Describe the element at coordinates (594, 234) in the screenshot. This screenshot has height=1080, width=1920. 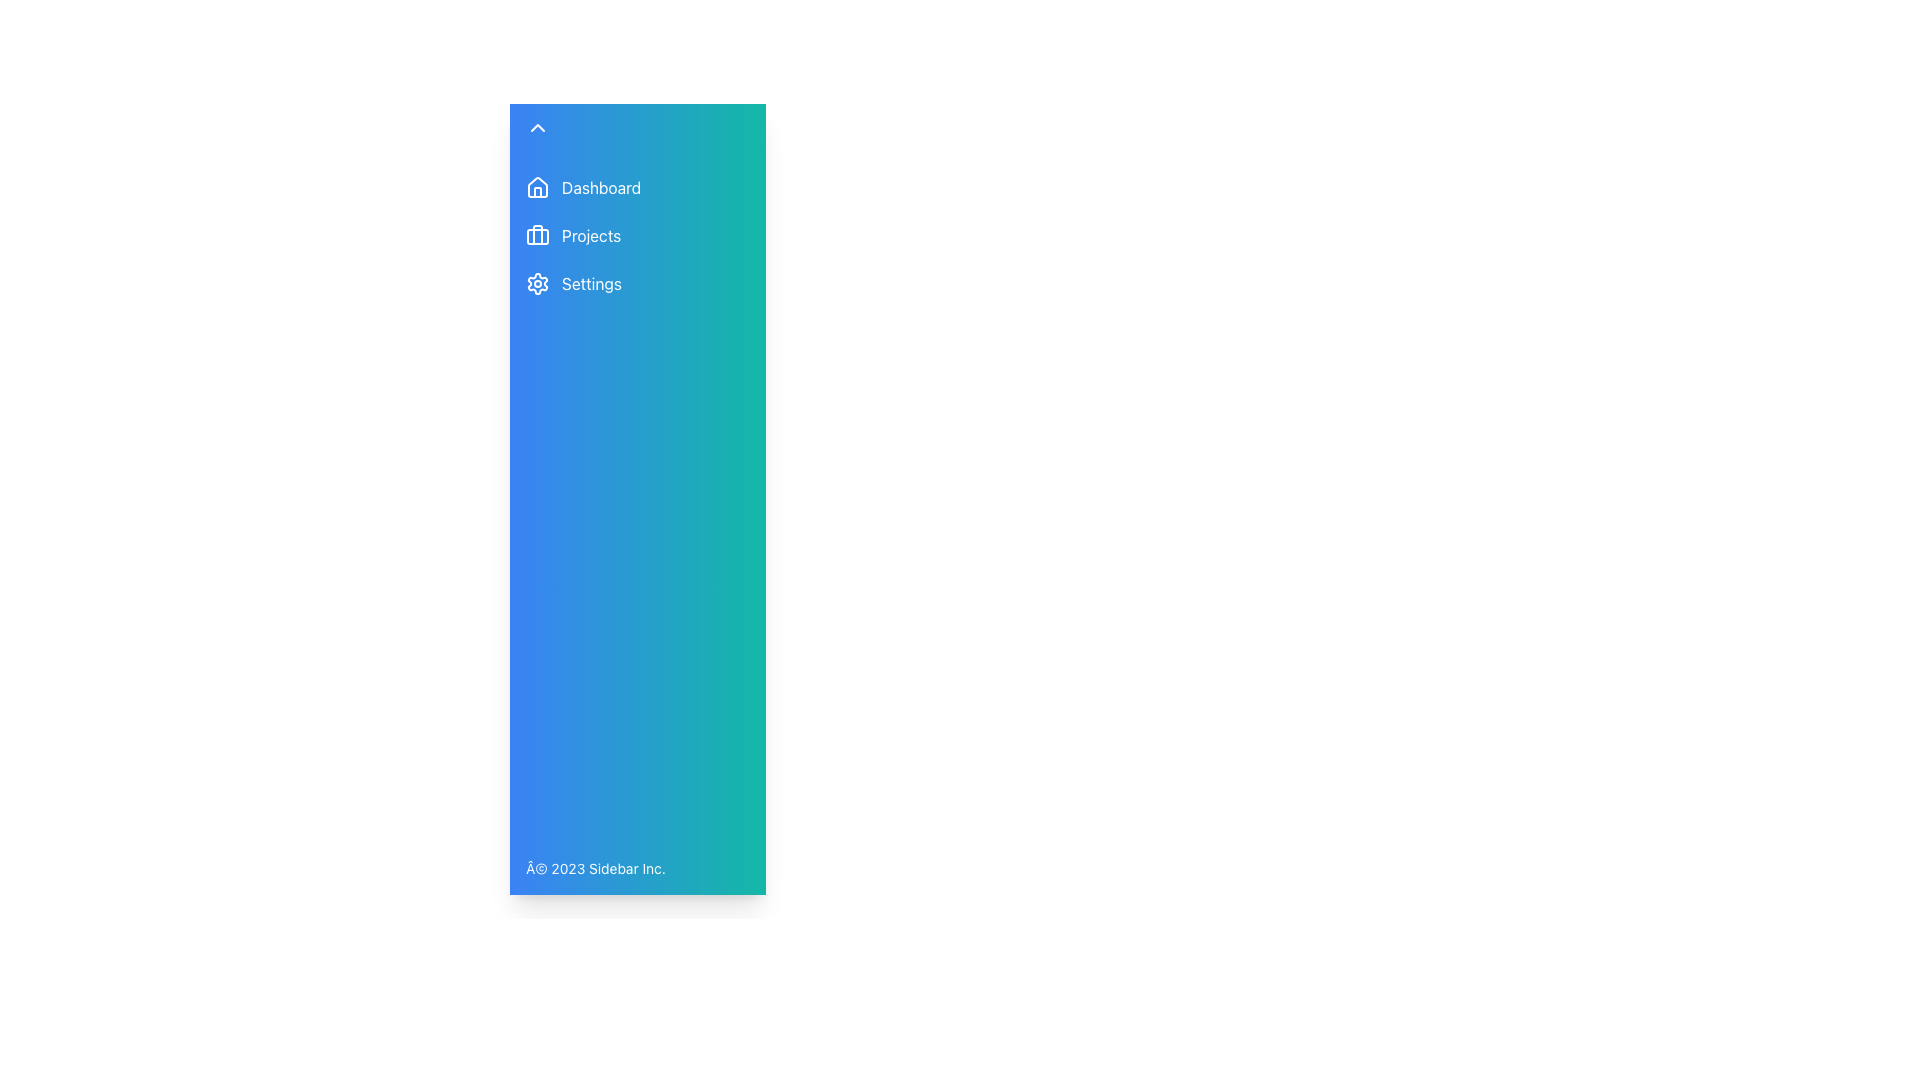
I see `the middle navigational menu item in the application's sidebar` at that location.